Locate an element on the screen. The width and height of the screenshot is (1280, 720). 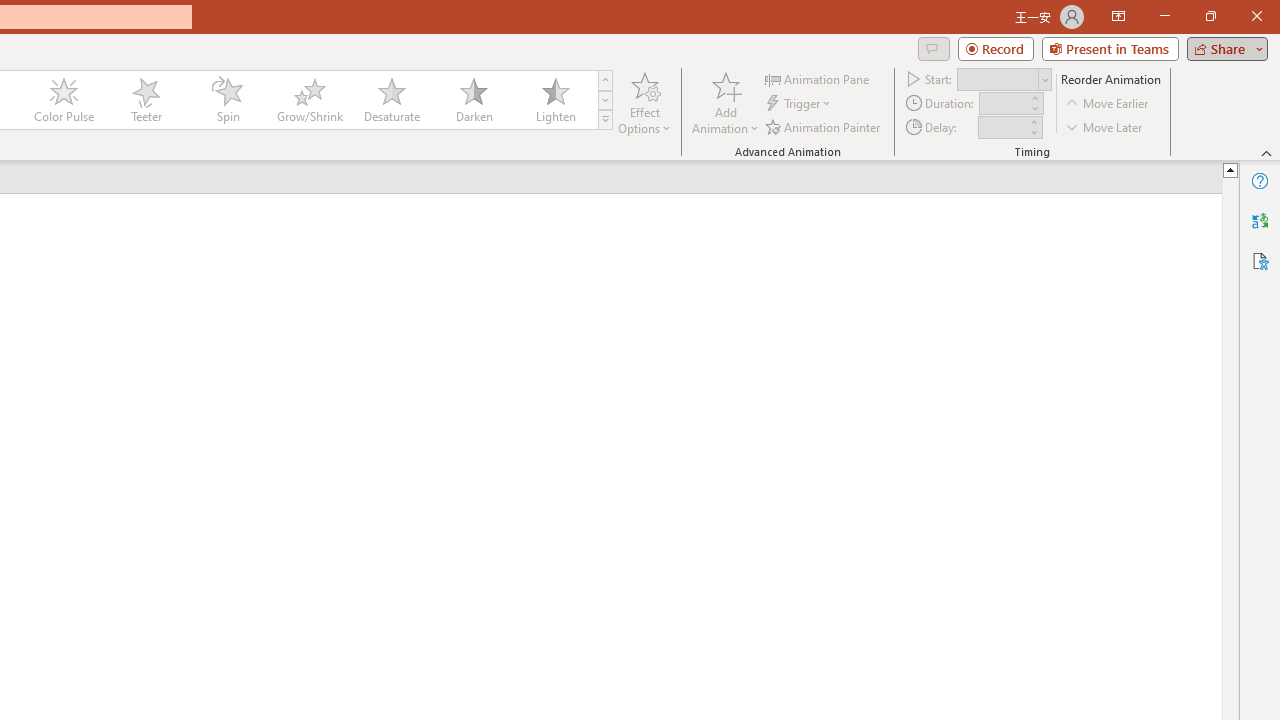
'Animation Painter' is located at coordinates (824, 127).